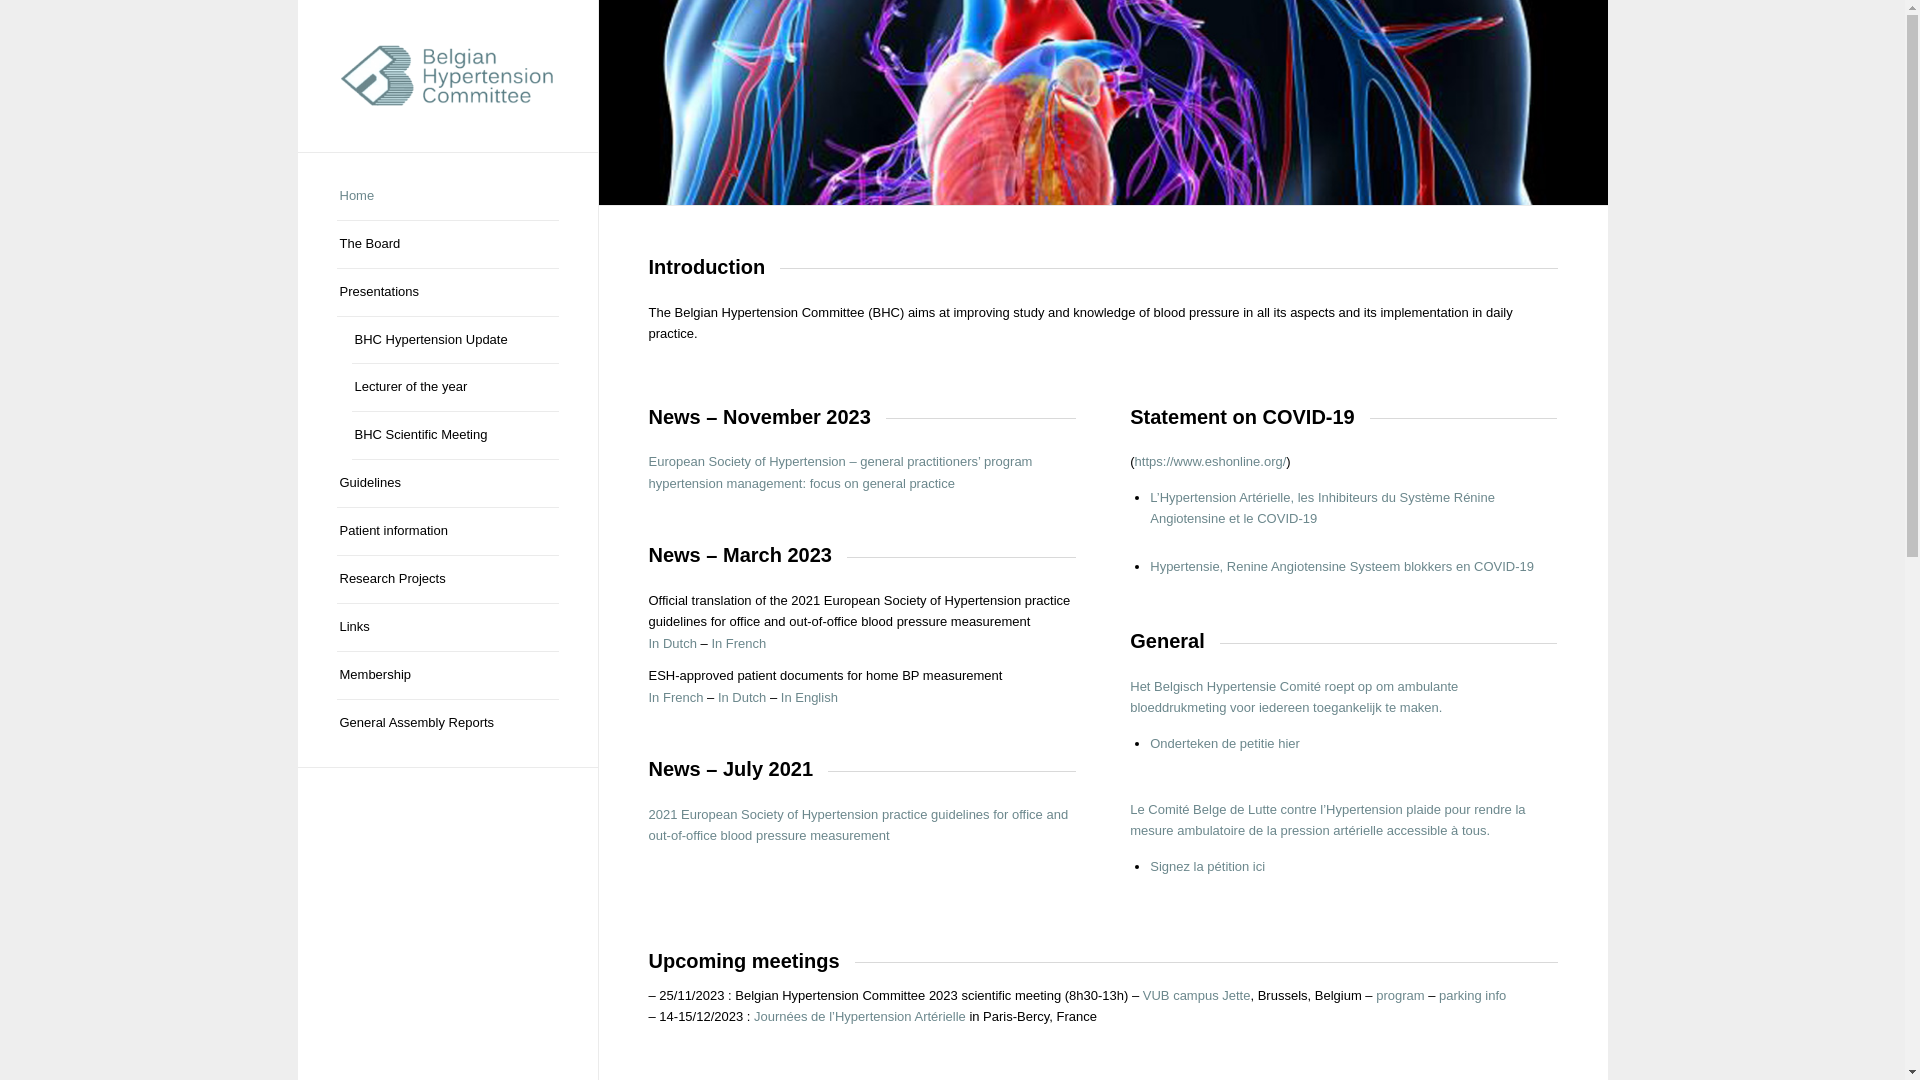  I want to click on 'Home', so click(445, 196).